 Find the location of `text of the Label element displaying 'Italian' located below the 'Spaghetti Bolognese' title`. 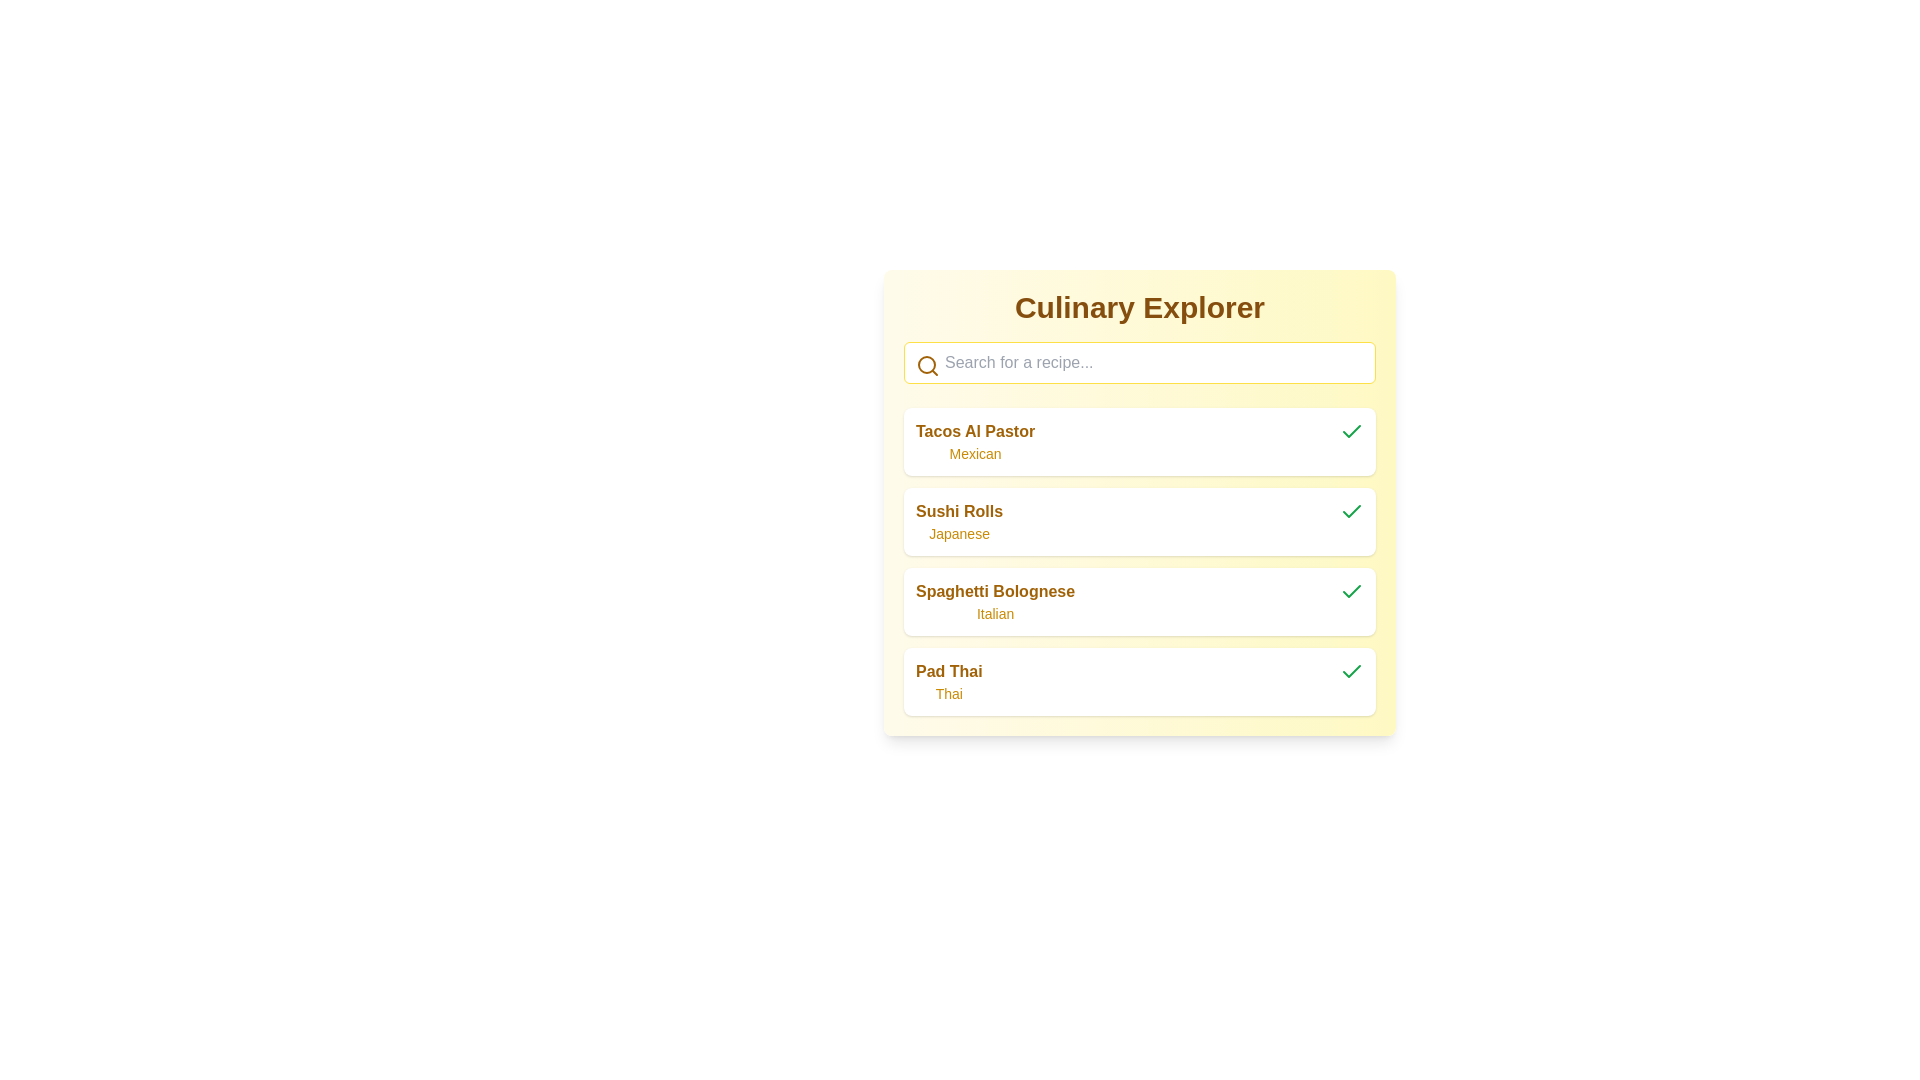

text of the Label element displaying 'Italian' located below the 'Spaghetti Bolognese' title is located at coordinates (995, 612).